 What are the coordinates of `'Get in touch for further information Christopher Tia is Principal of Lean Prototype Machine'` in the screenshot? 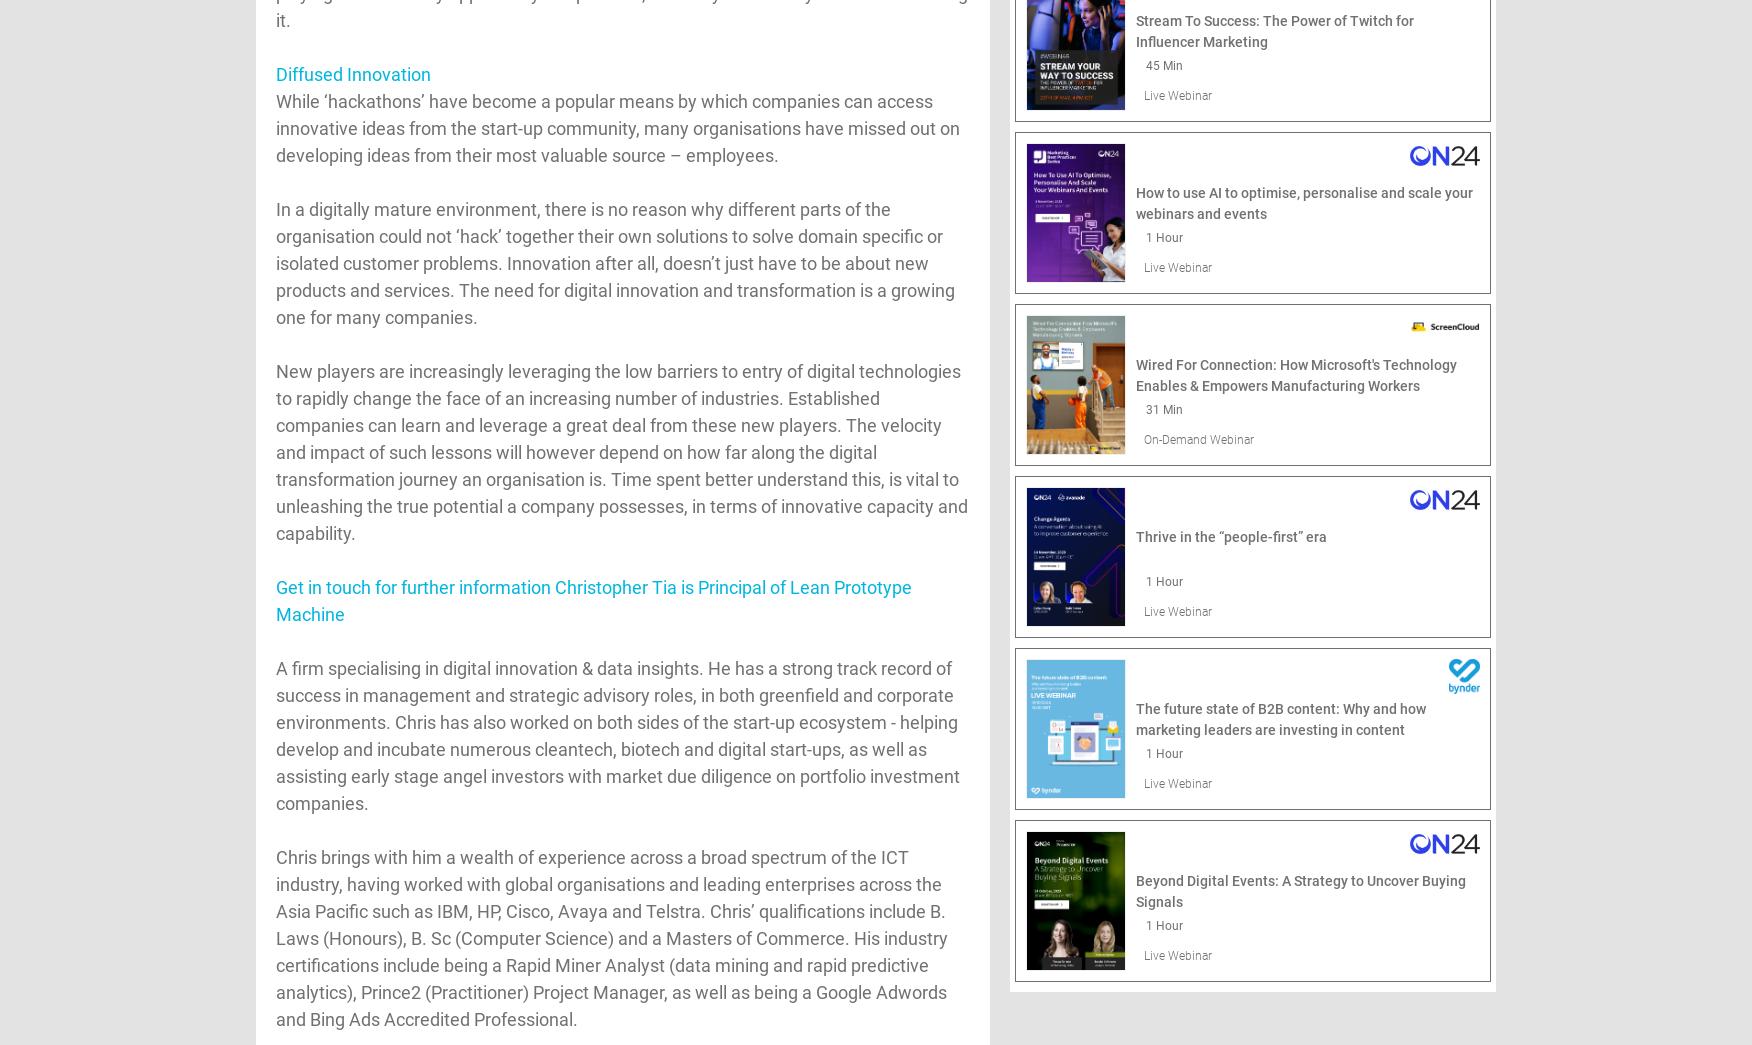 It's located at (593, 599).